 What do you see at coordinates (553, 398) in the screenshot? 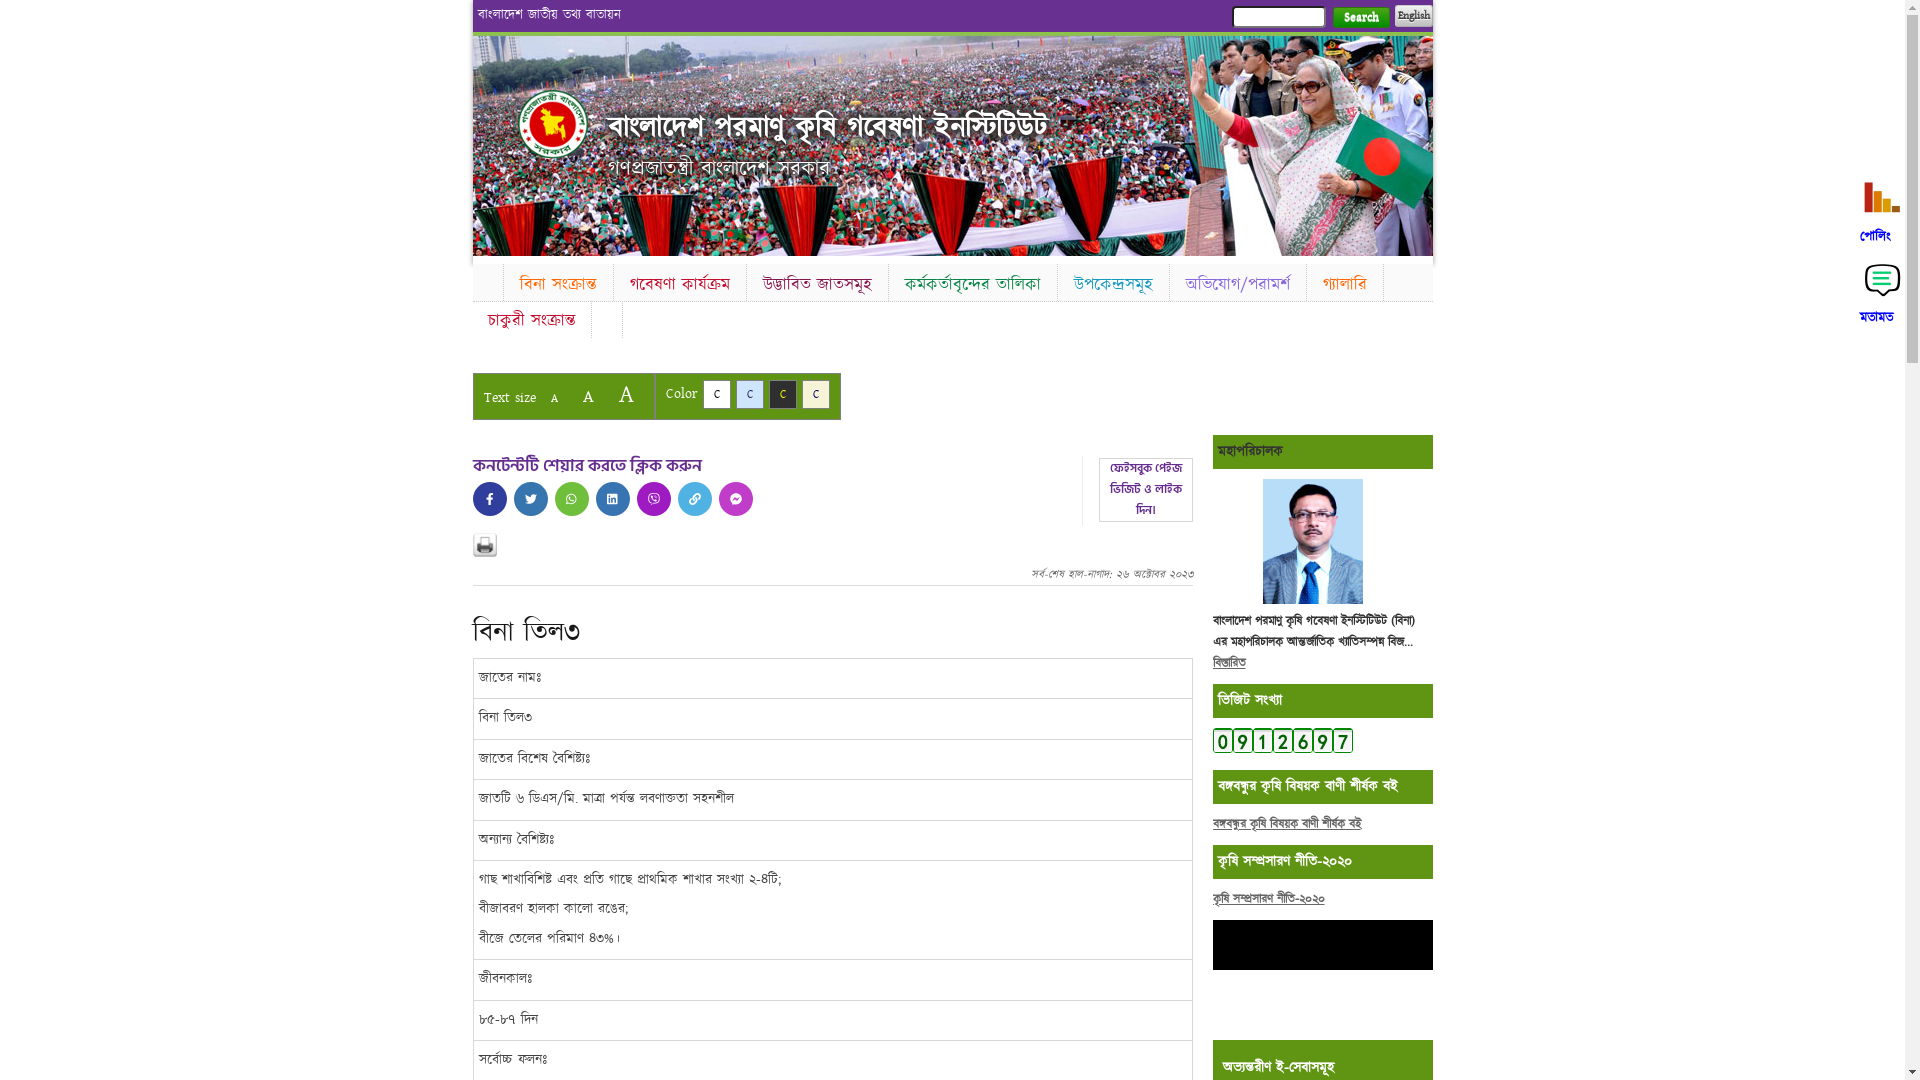
I see `'A'` at bounding box center [553, 398].